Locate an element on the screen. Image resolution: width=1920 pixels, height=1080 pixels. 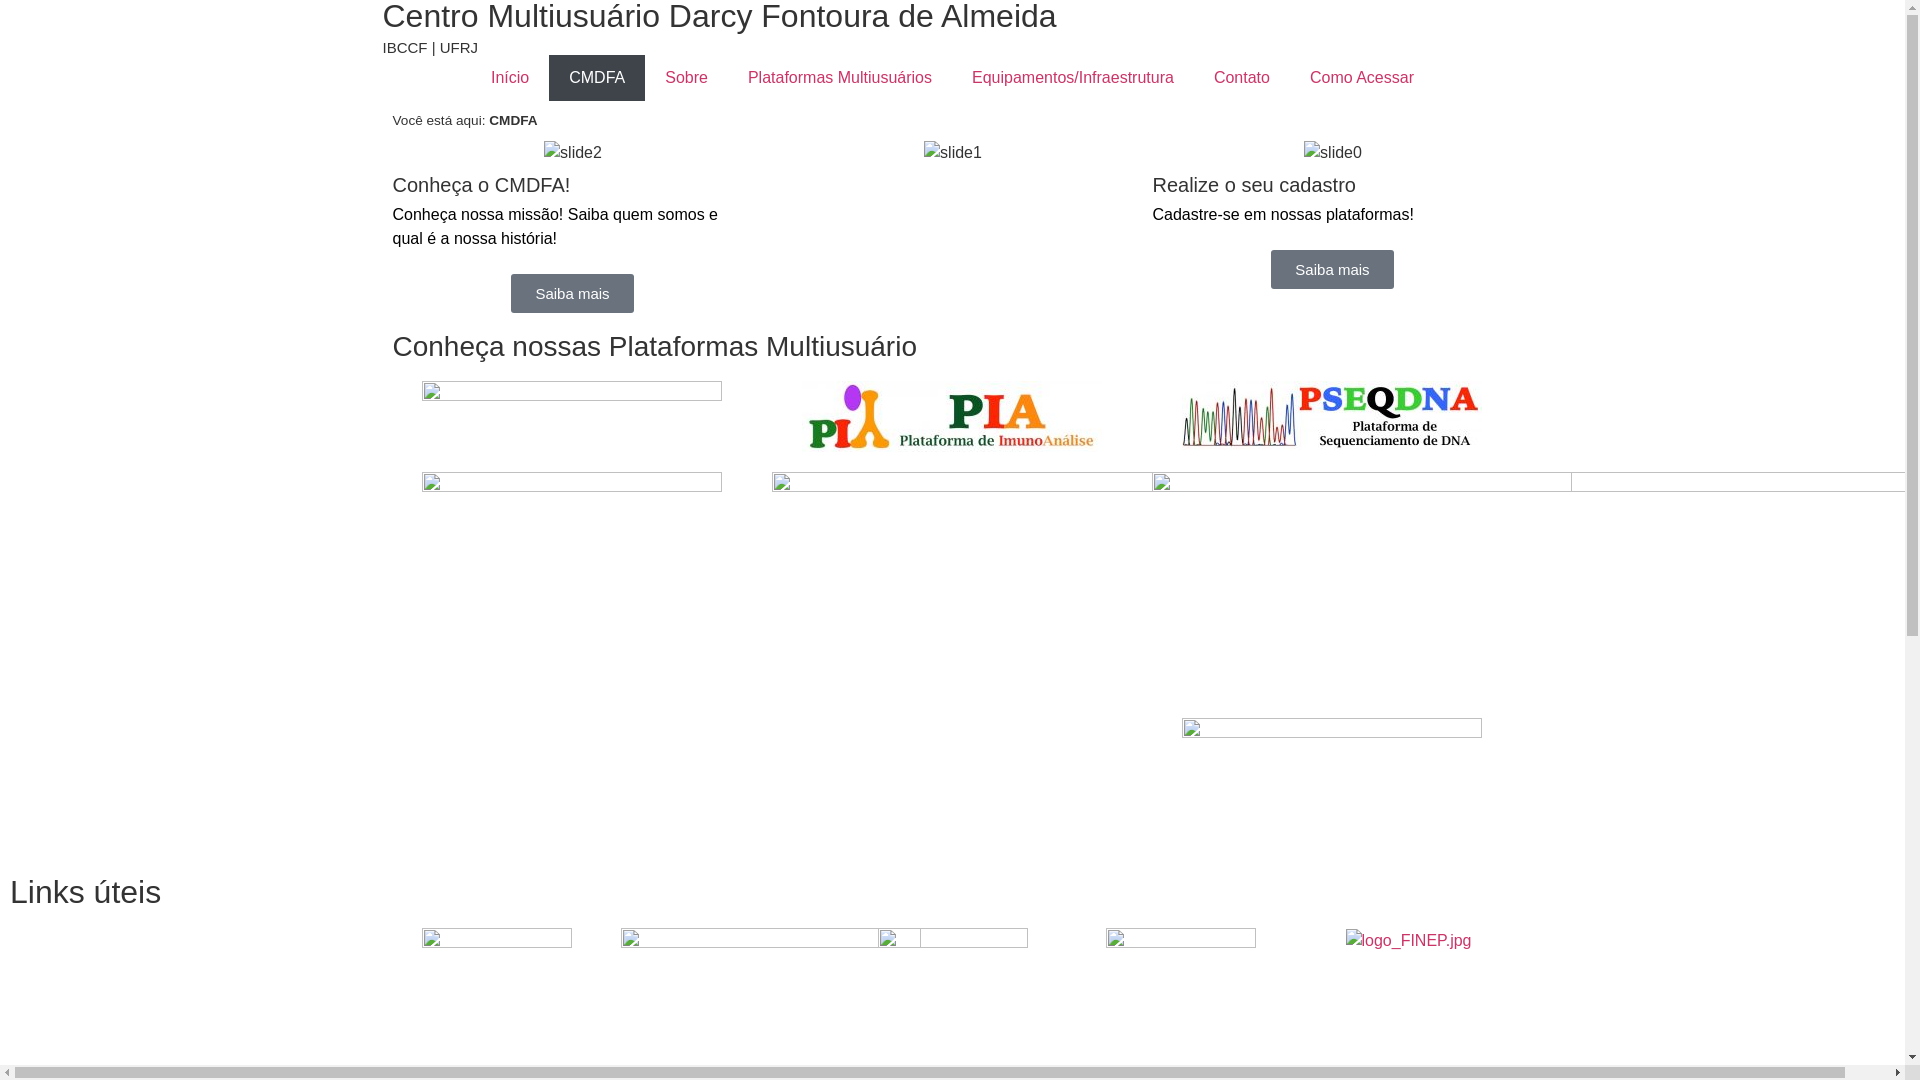
'logo_FINEP.jpg' is located at coordinates (1408, 941).